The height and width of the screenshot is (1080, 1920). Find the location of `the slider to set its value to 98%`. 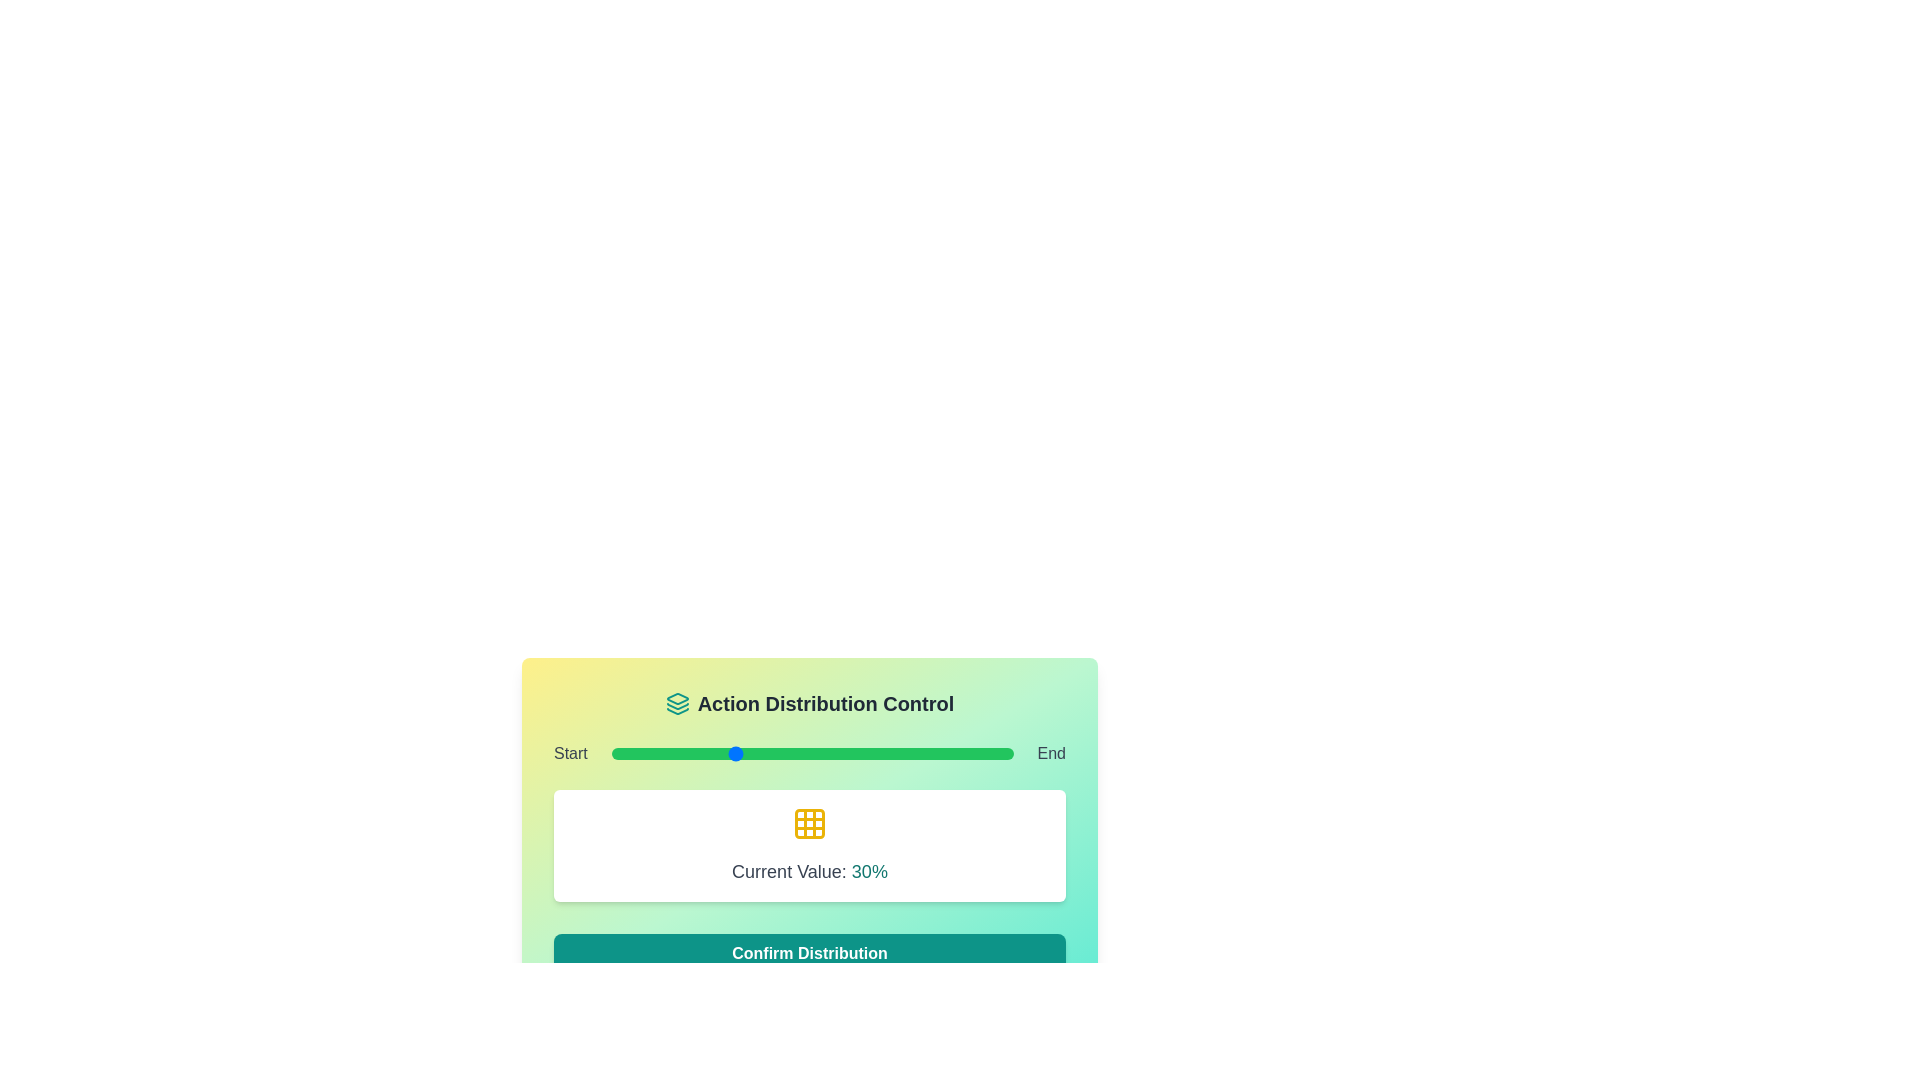

the slider to set its value to 98% is located at coordinates (1005, 753).